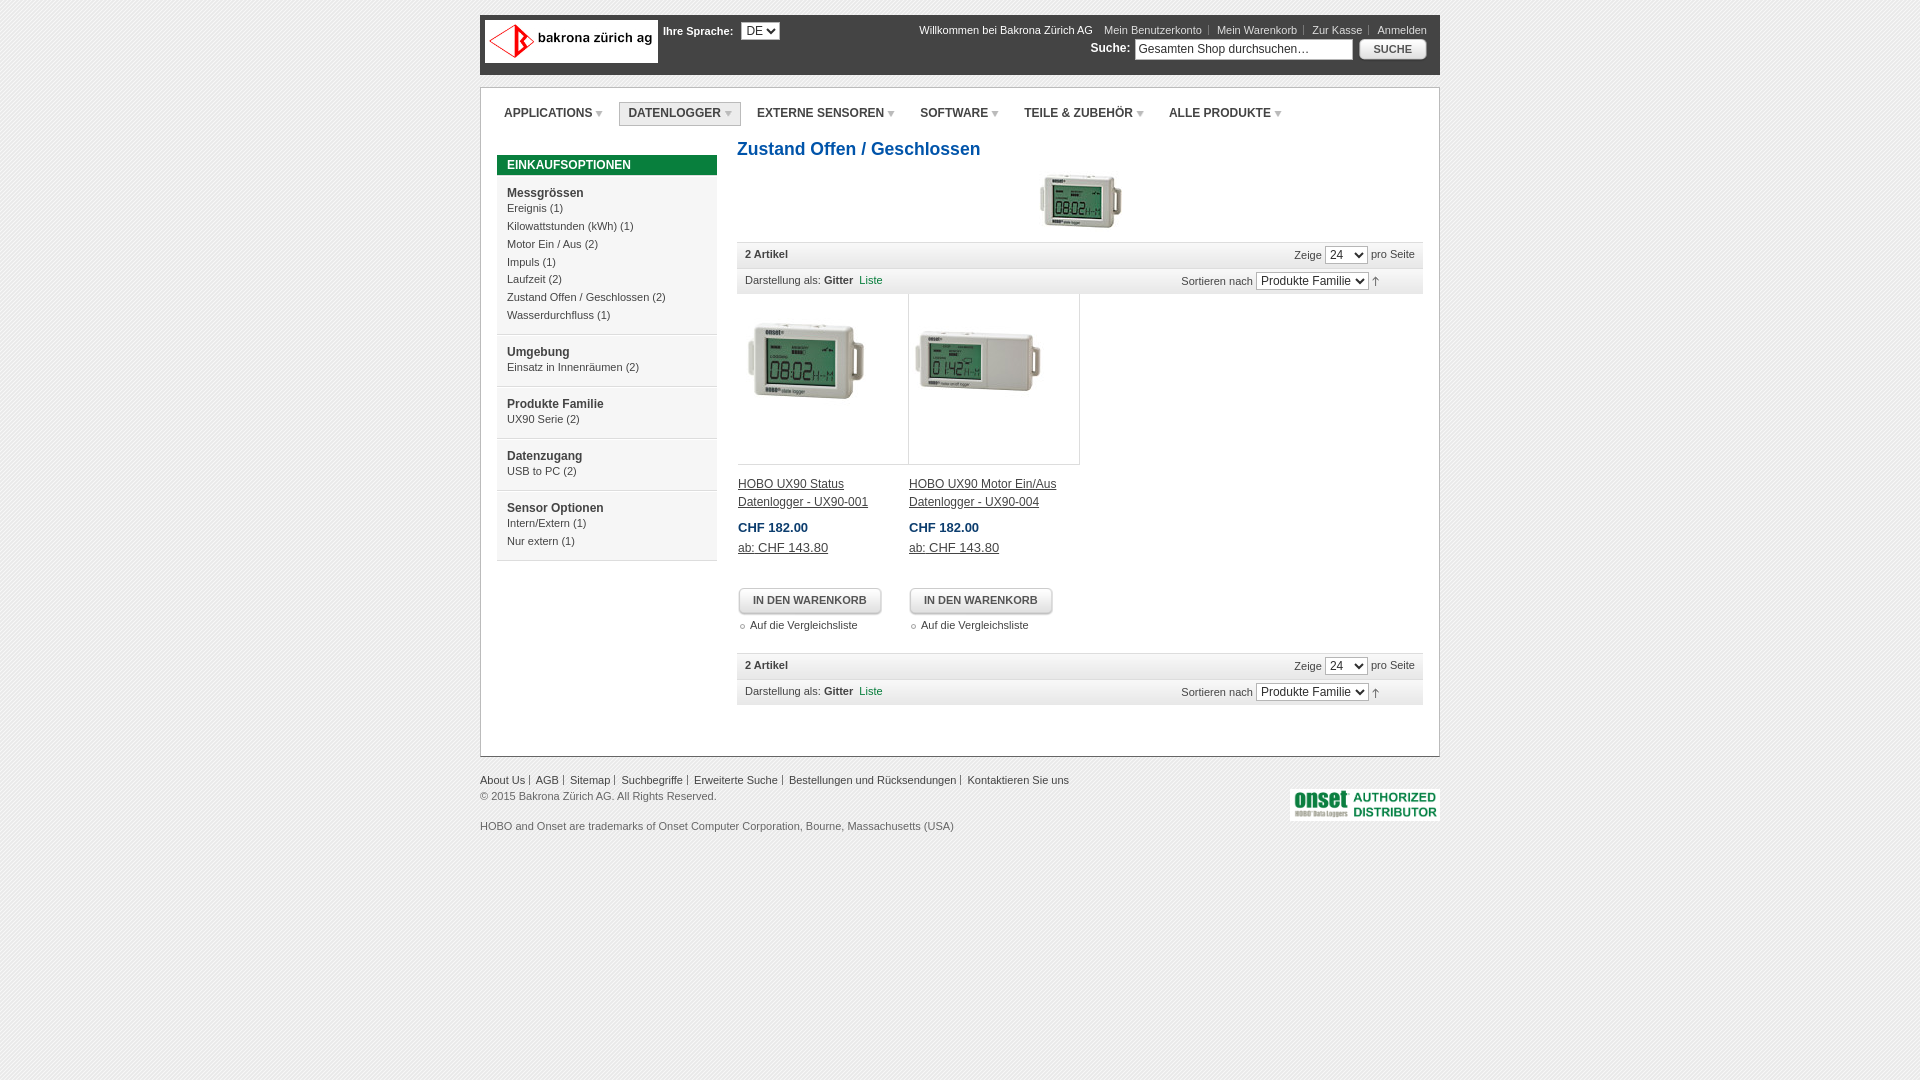 Image resolution: width=1920 pixels, height=1080 pixels. Describe the element at coordinates (1374, 689) in the screenshot. I see `'In absteigender Reihenfolge'` at that location.